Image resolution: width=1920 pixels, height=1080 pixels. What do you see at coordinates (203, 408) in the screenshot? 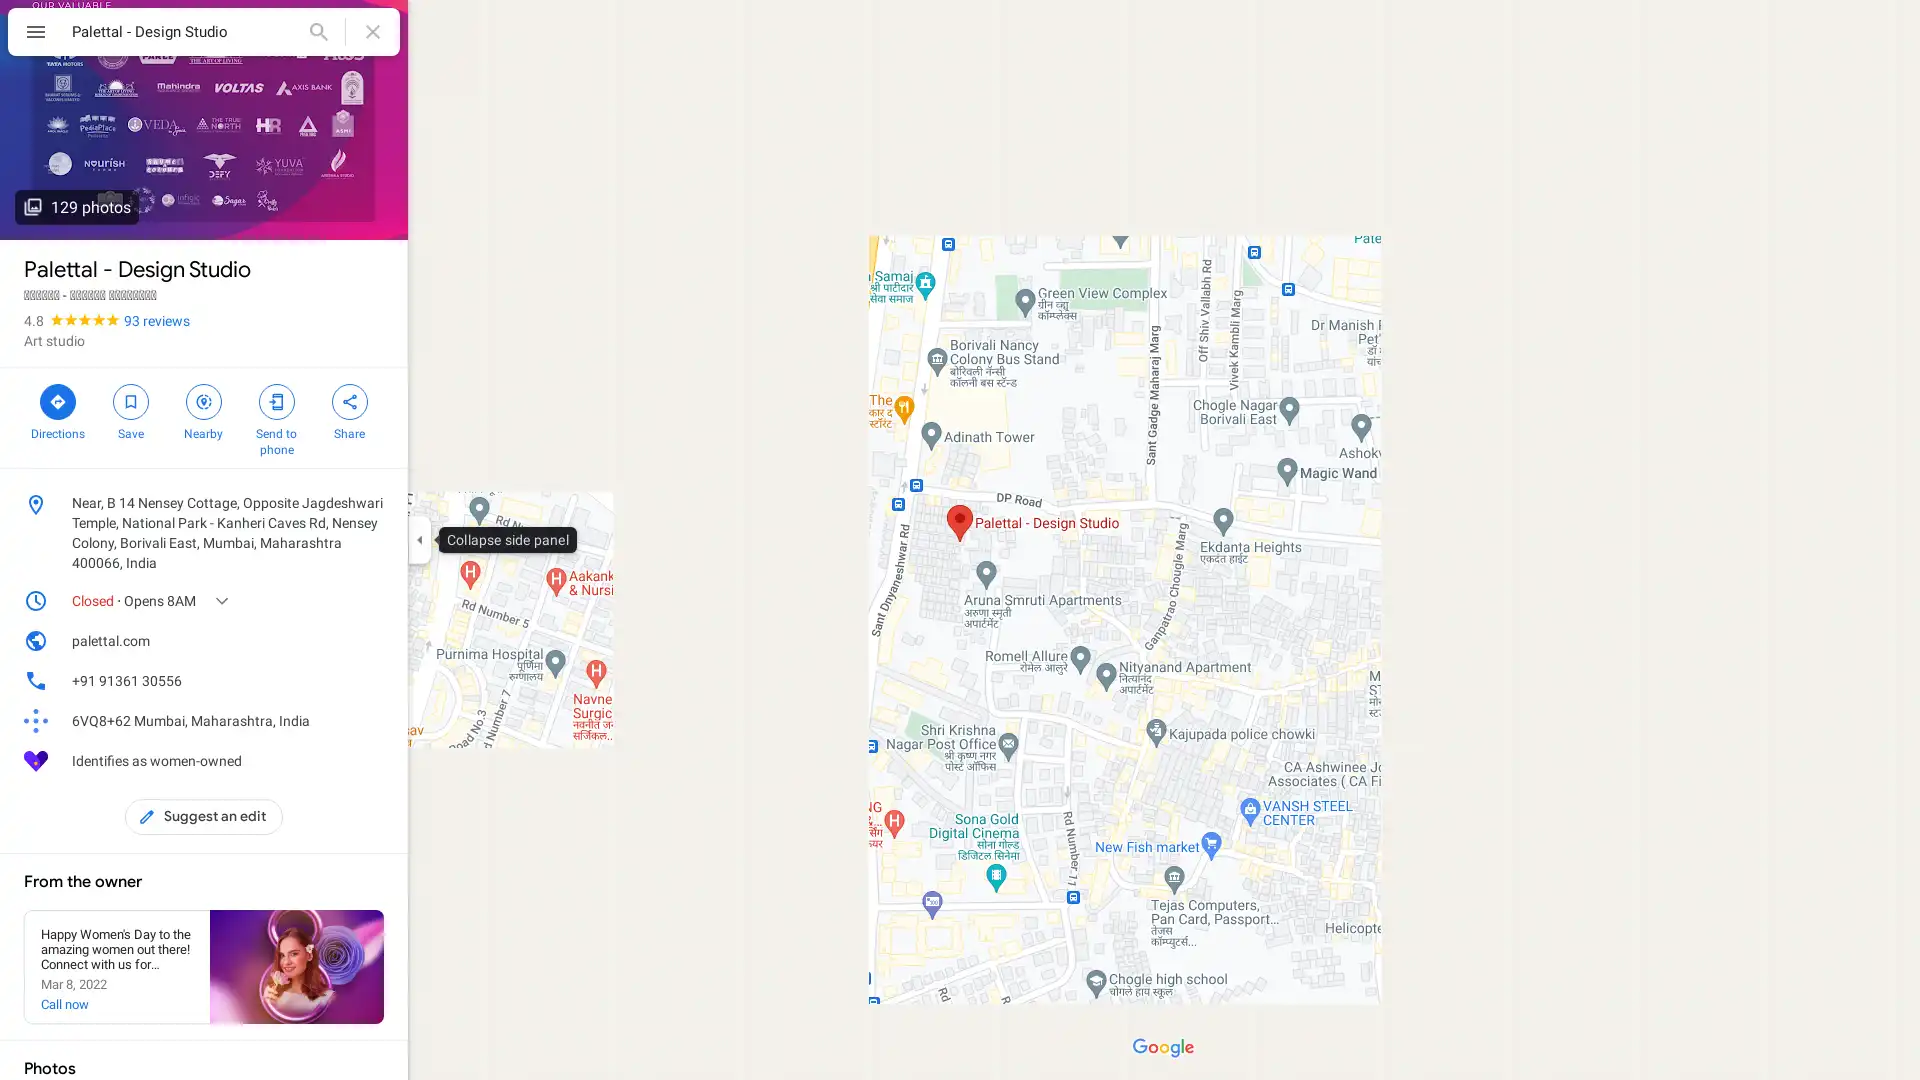
I see `Search nearby Palettal - Design Studio` at bounding box center [203, 408].